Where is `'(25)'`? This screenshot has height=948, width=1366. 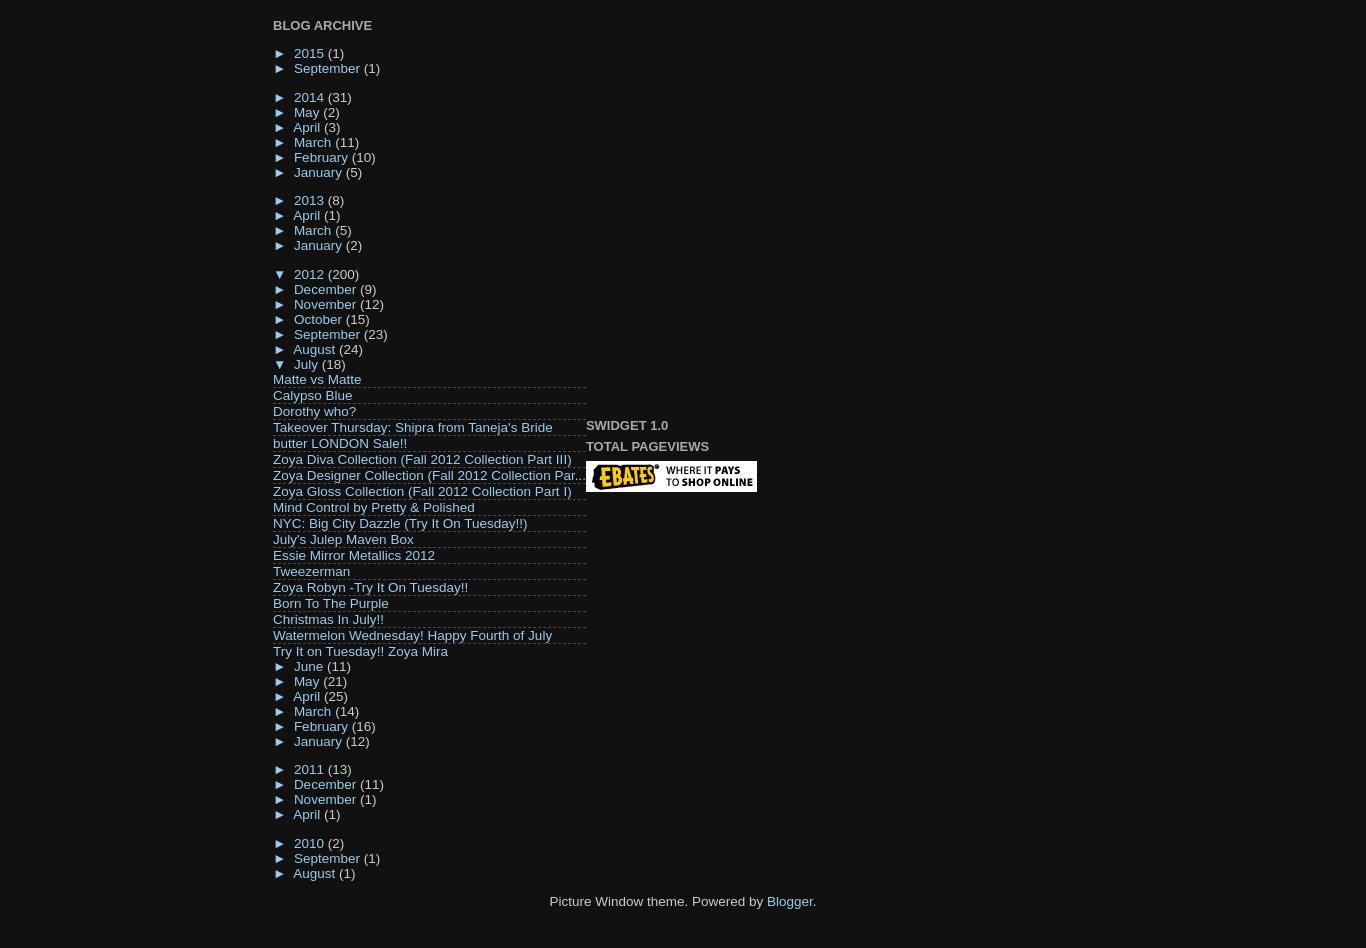 '(25)' is located at coordinates (334, 694).